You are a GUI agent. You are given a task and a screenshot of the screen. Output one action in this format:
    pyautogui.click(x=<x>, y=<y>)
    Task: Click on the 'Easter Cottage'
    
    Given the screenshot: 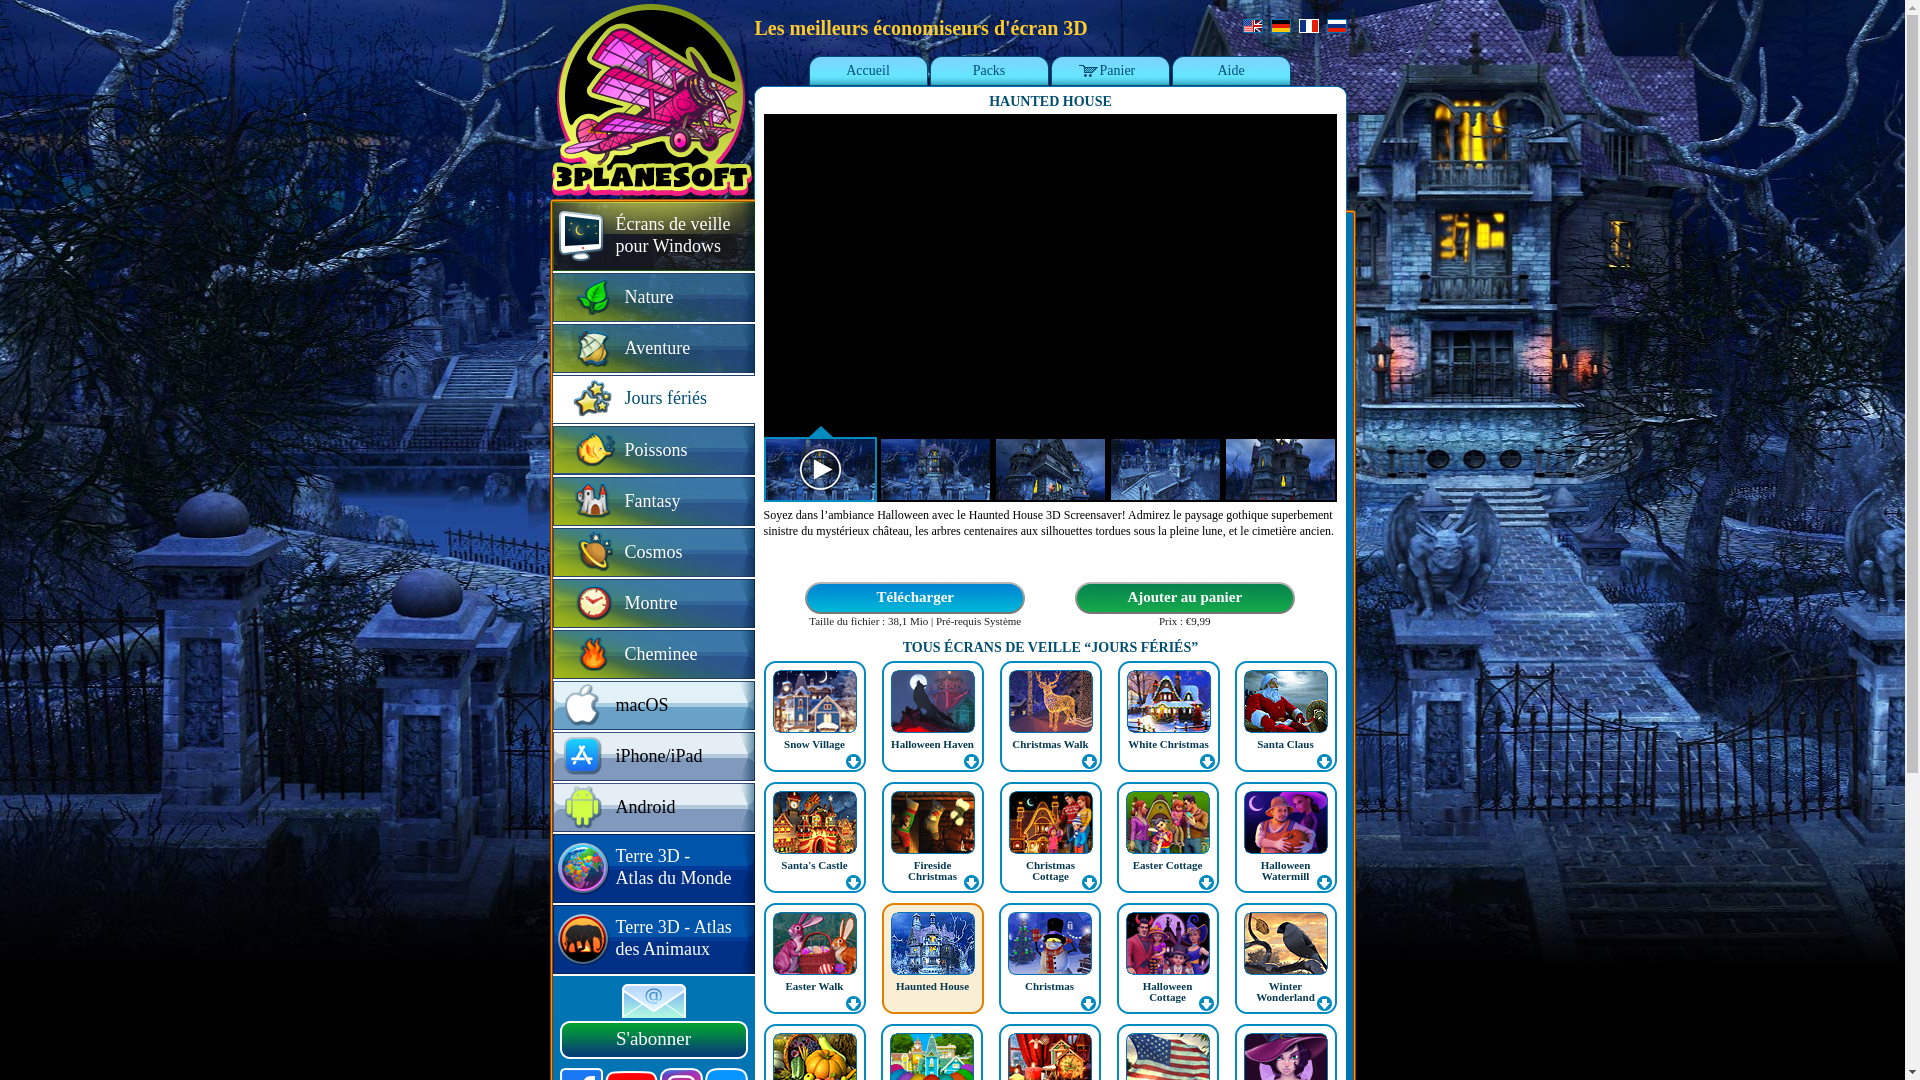 What is the action you would take?
    pyautogui.click(x=1167, y=863)
    